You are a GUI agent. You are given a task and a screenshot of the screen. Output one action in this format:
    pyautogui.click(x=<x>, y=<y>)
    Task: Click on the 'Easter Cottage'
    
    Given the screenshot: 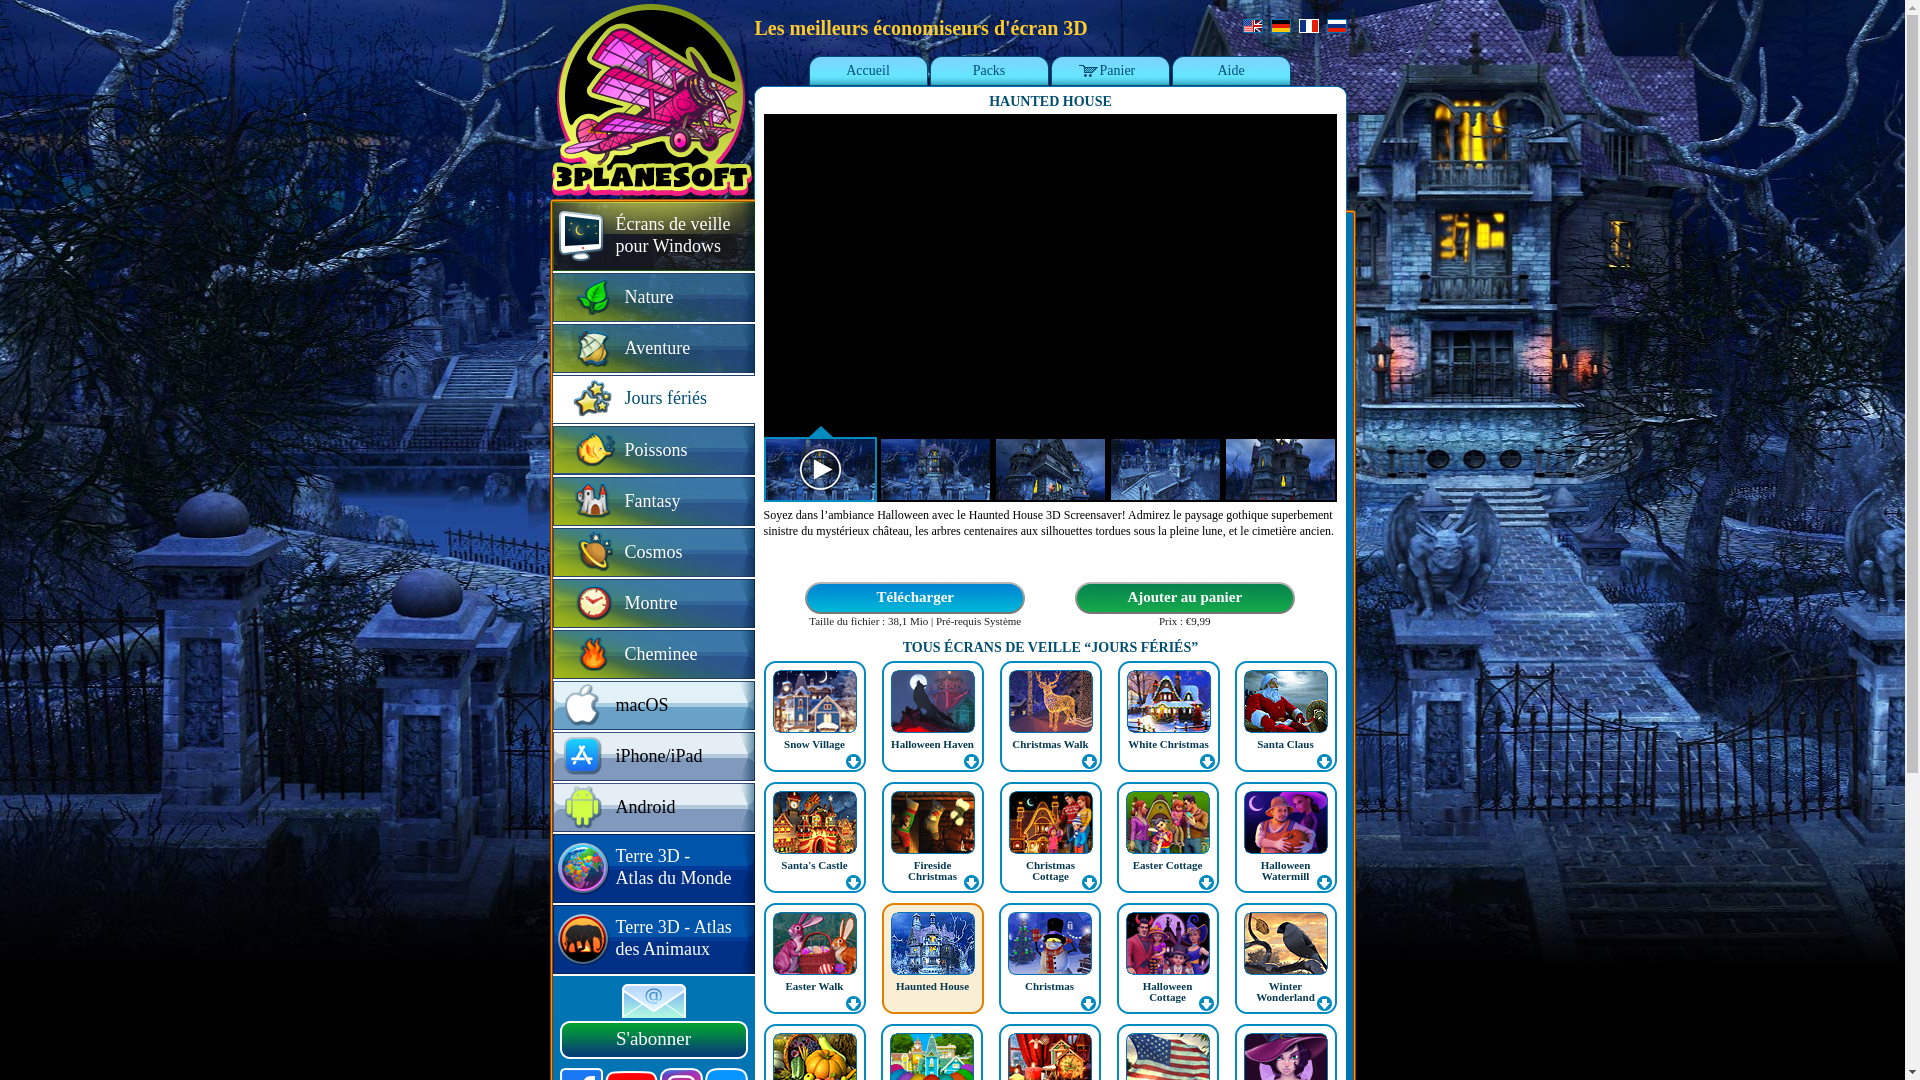 What is the action you would take?
    pyautogui.click(x=1167, y=863)
    